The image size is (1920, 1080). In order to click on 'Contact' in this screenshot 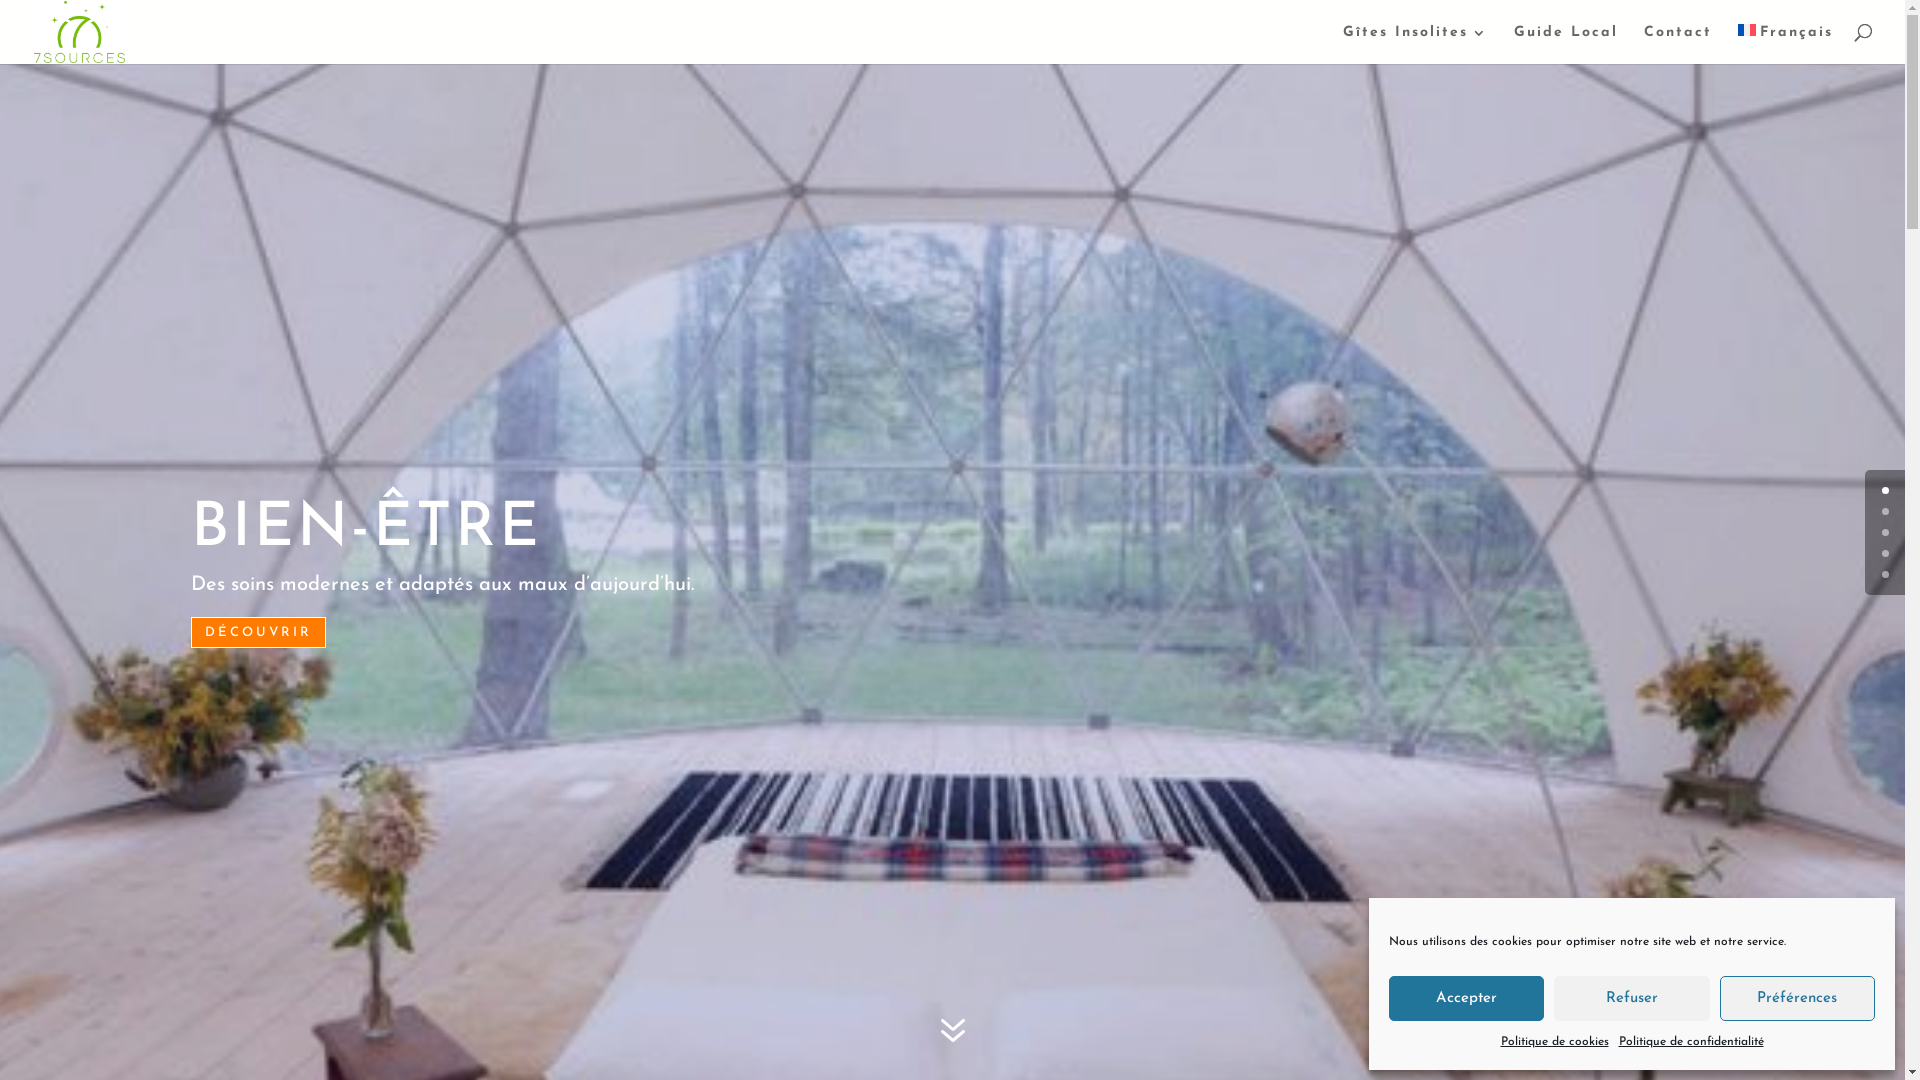, I will do `click(1678, 45)`.